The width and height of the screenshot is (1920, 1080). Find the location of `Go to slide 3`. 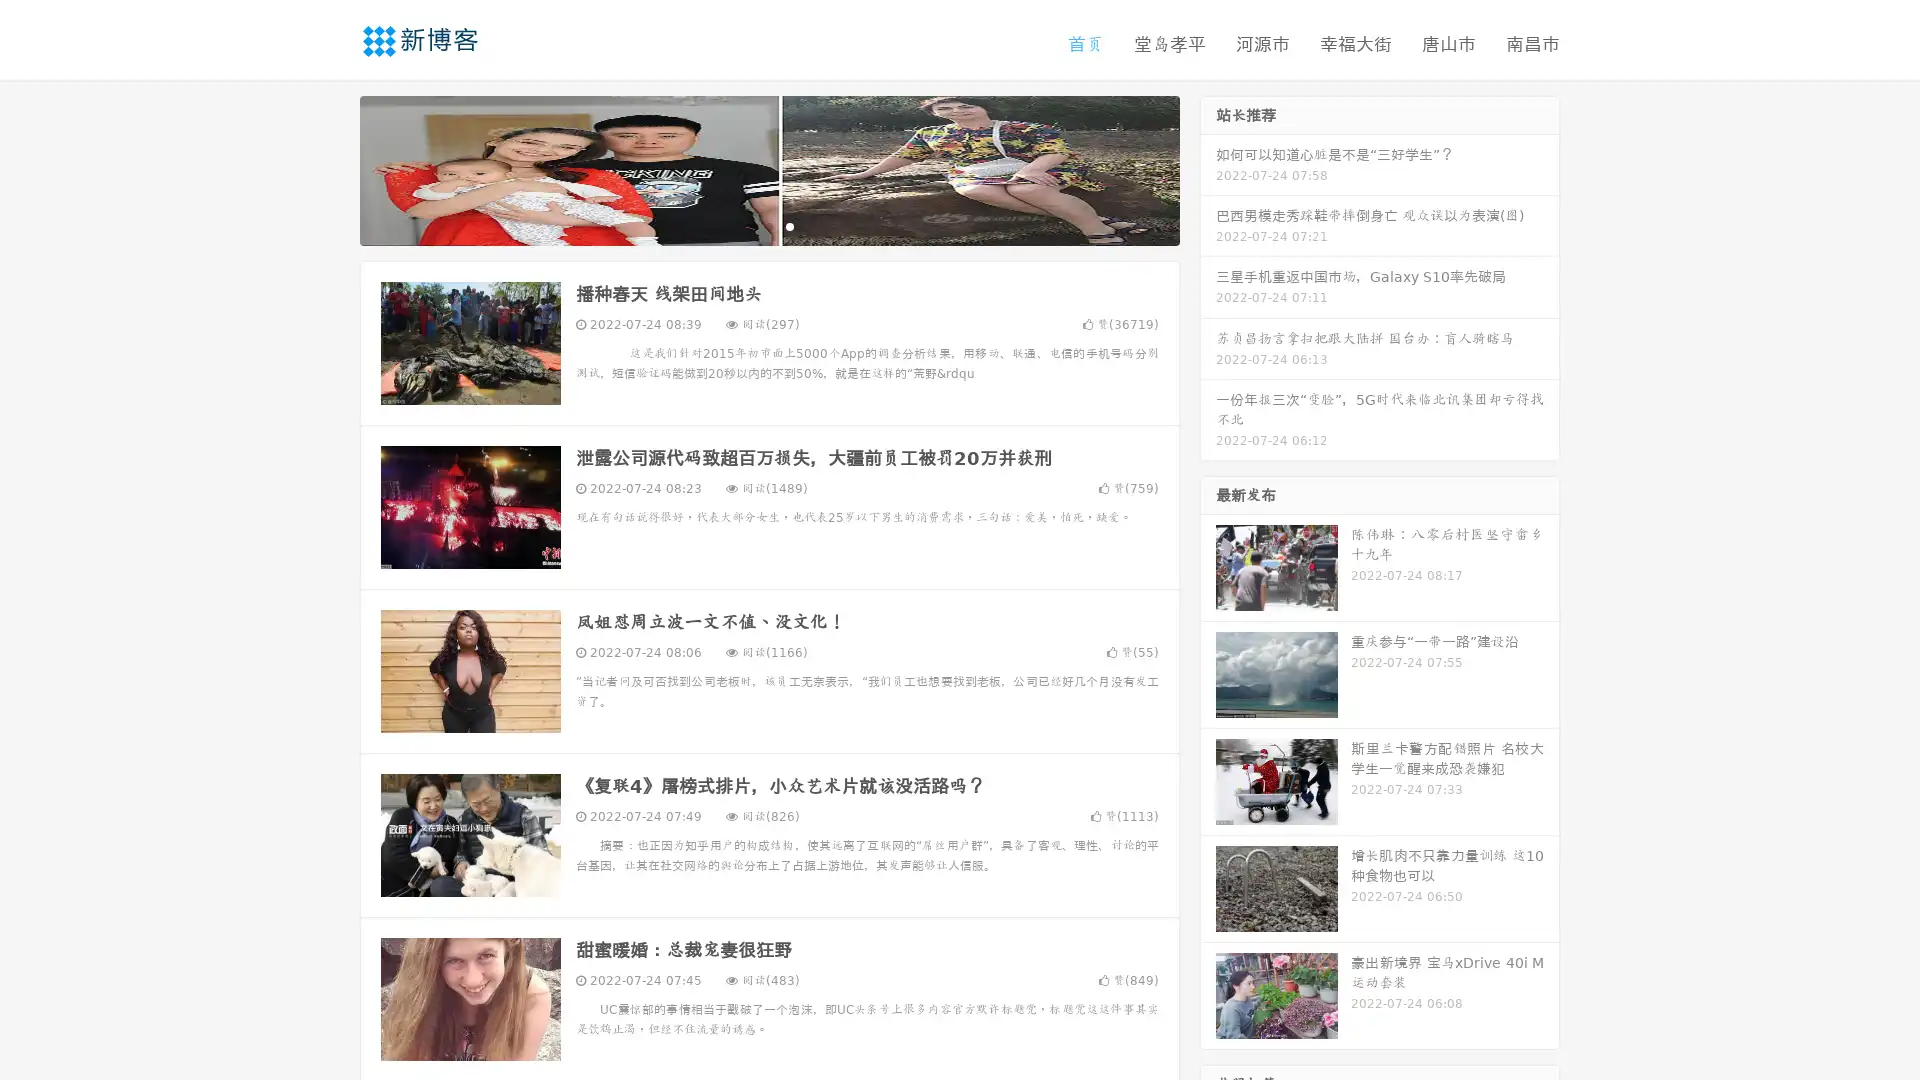

Go to slide 3 is located at coordinates (789, 225).